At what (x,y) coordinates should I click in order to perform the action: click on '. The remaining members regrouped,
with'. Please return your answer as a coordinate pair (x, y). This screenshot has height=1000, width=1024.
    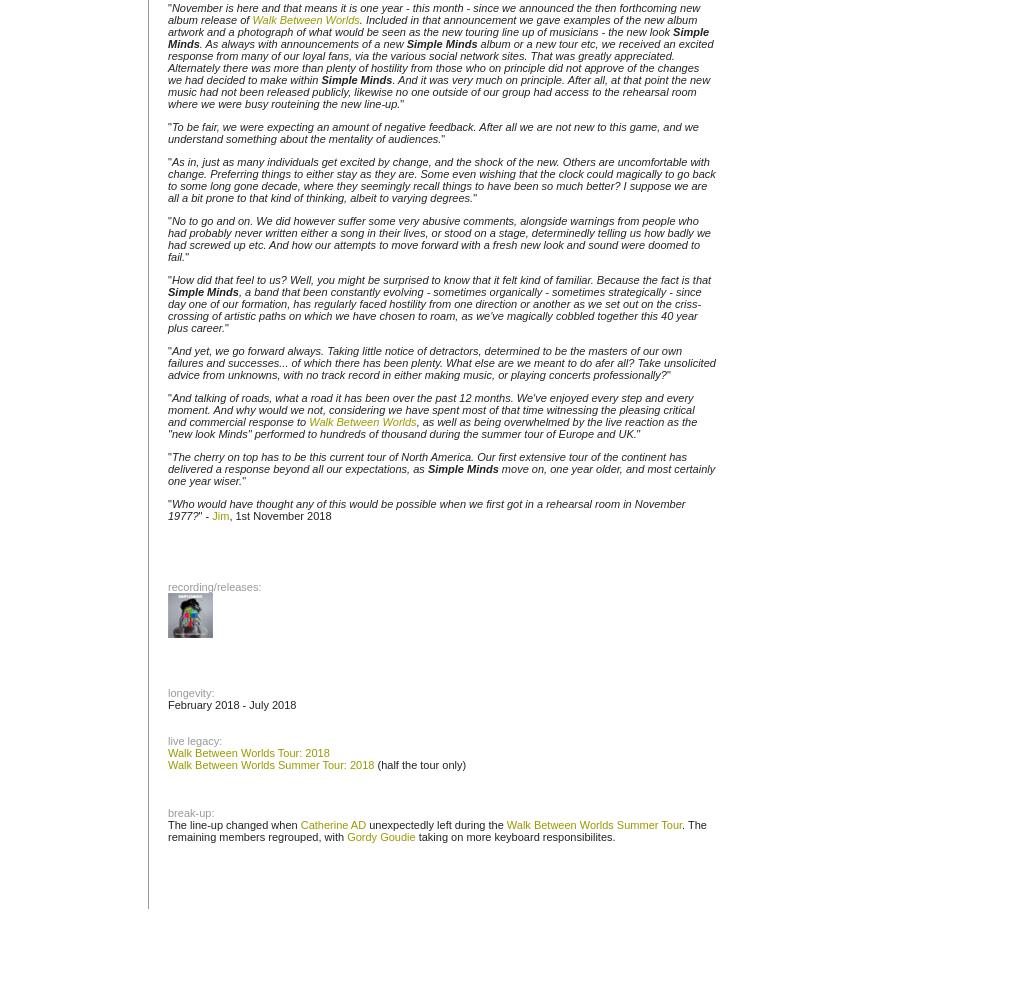
    Looking at the image, I should click on (167, 830).